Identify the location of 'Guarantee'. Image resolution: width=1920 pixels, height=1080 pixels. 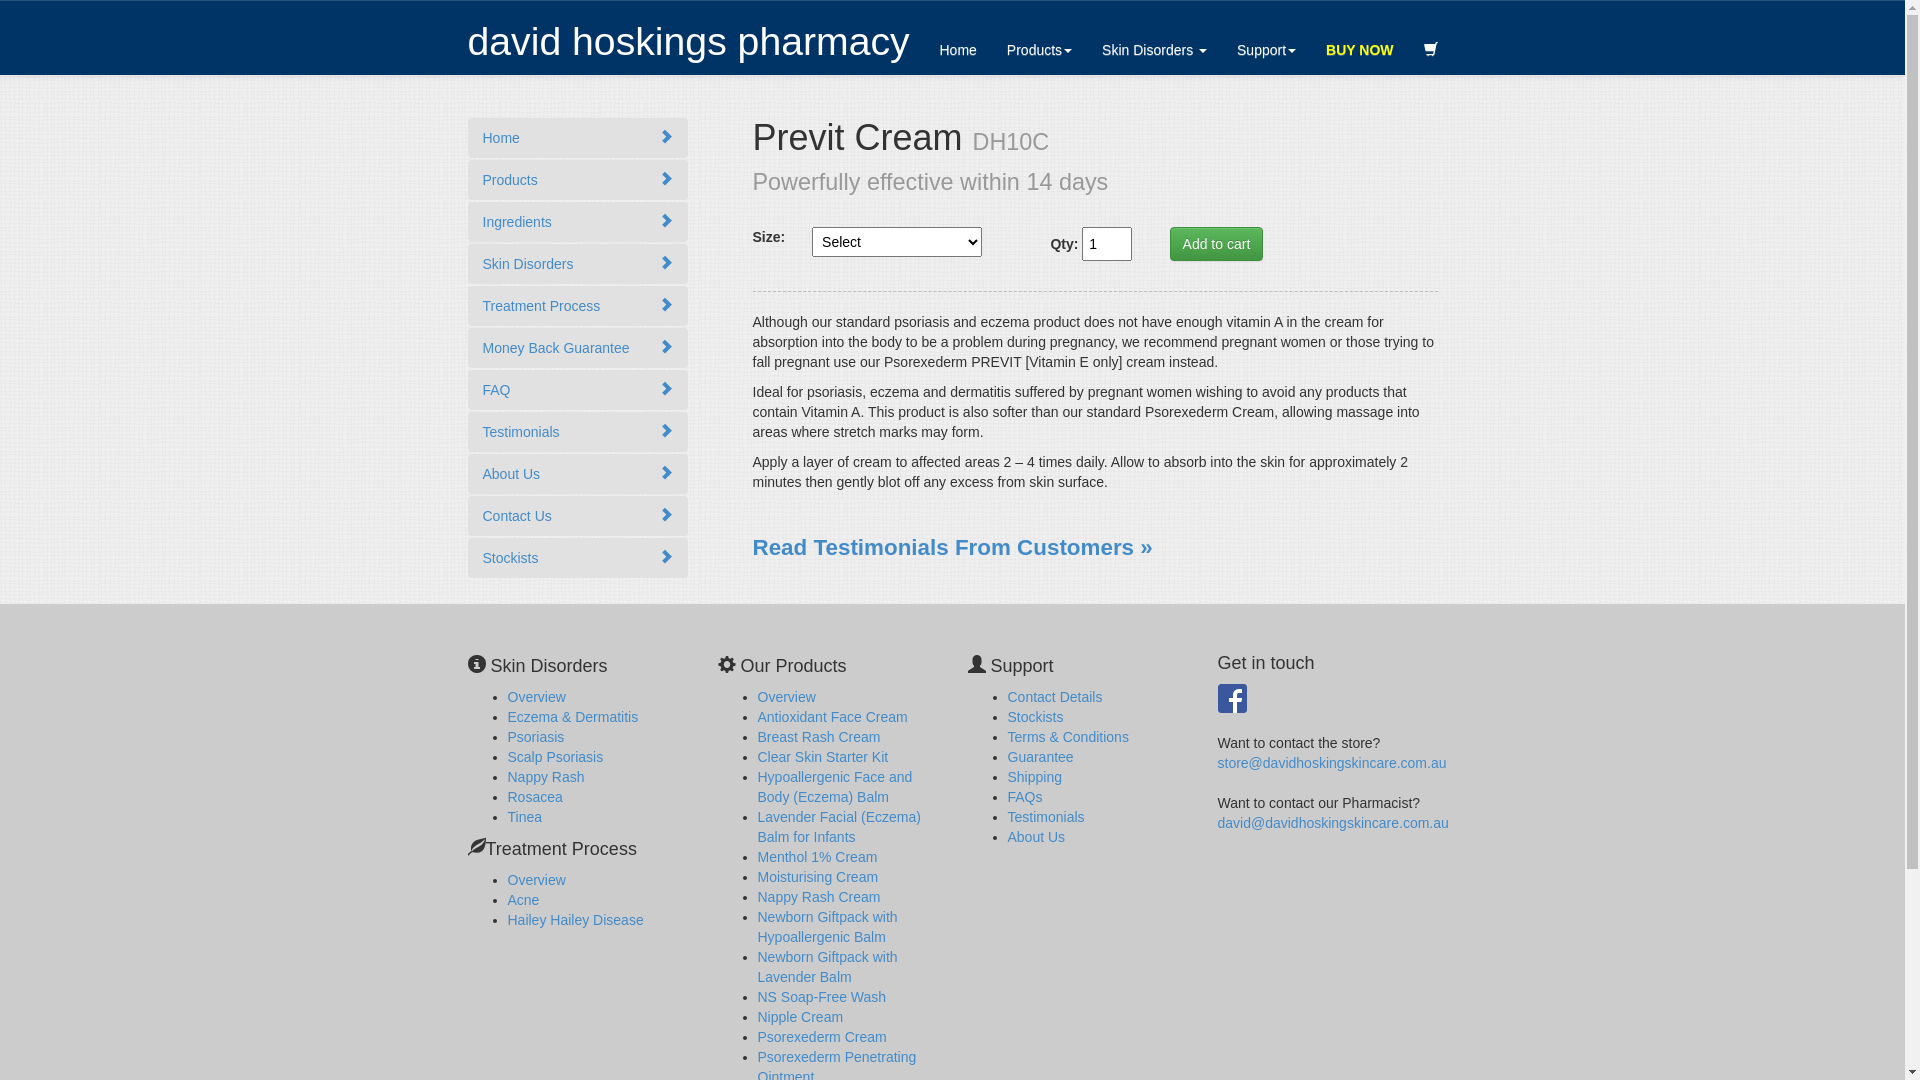
(1040, 756).